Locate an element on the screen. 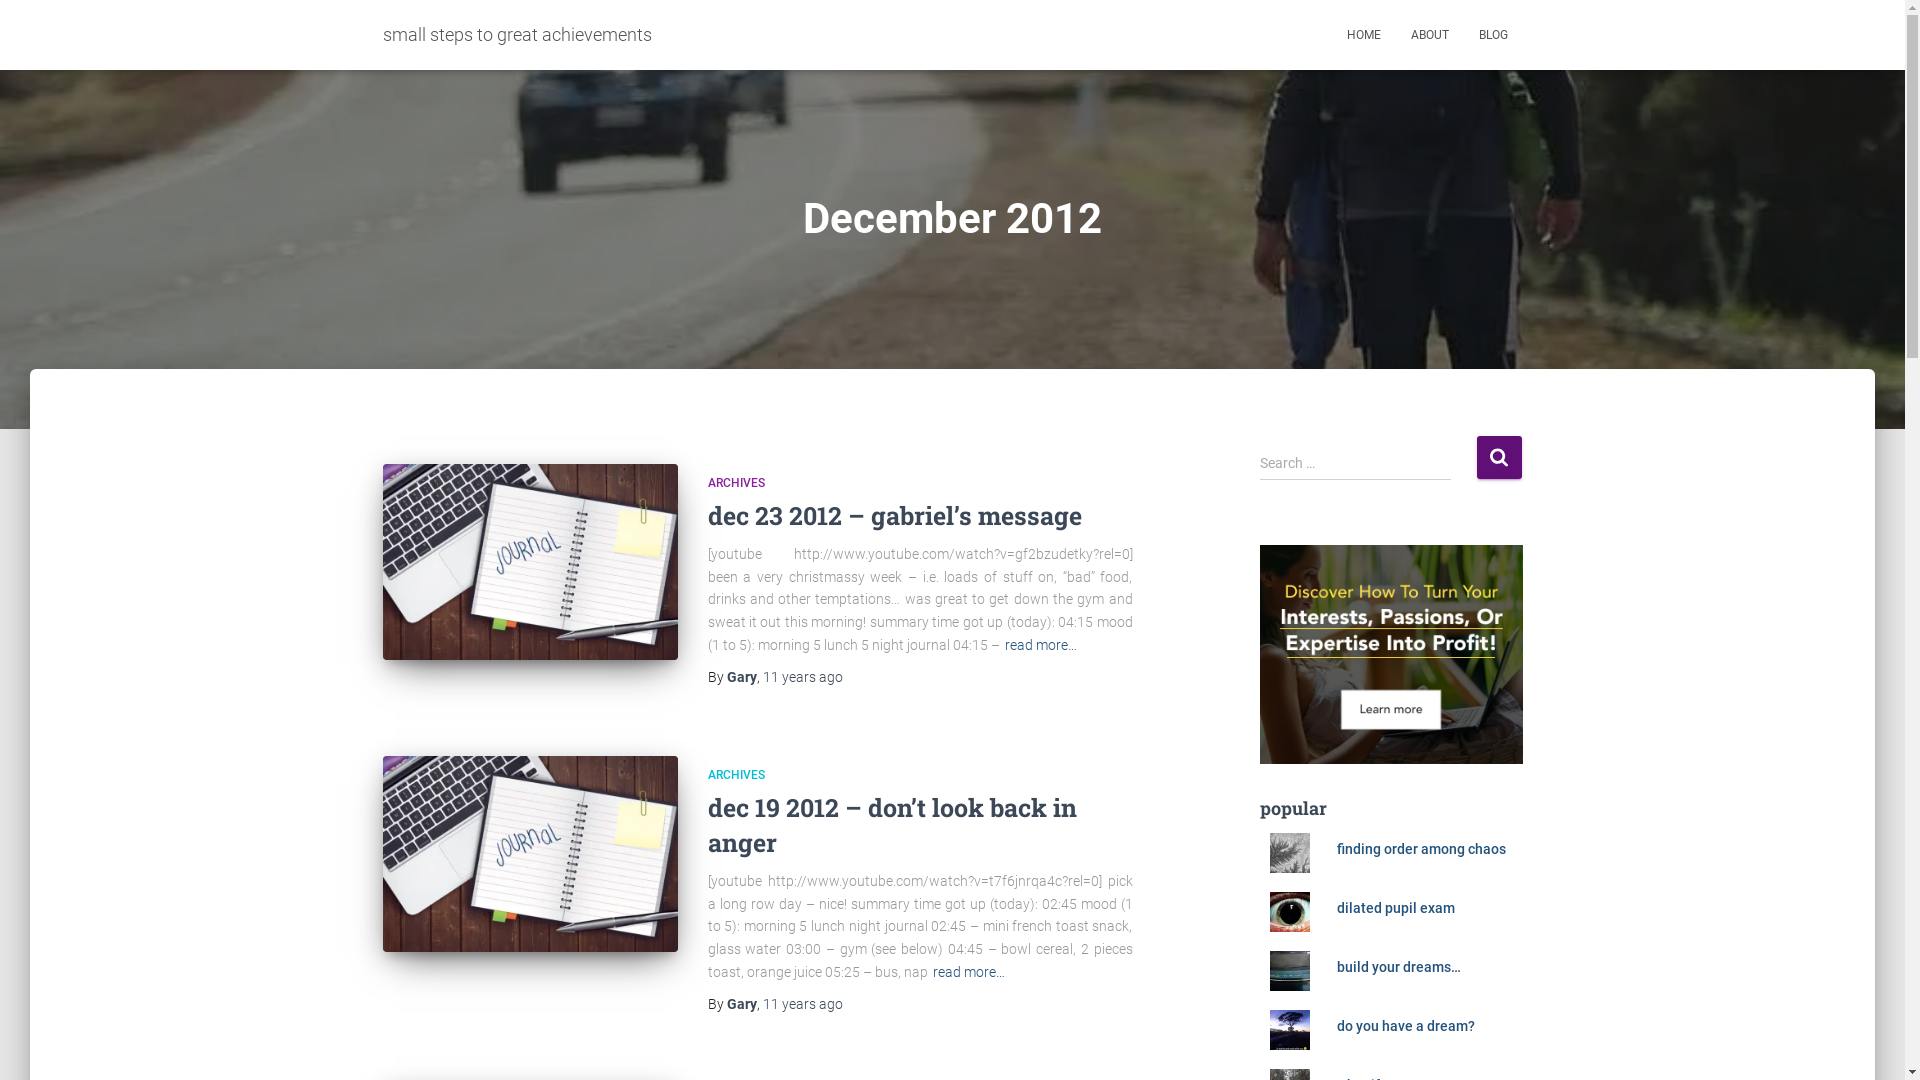  'dilated pupil exam' is located at coordinates (1395, 907).